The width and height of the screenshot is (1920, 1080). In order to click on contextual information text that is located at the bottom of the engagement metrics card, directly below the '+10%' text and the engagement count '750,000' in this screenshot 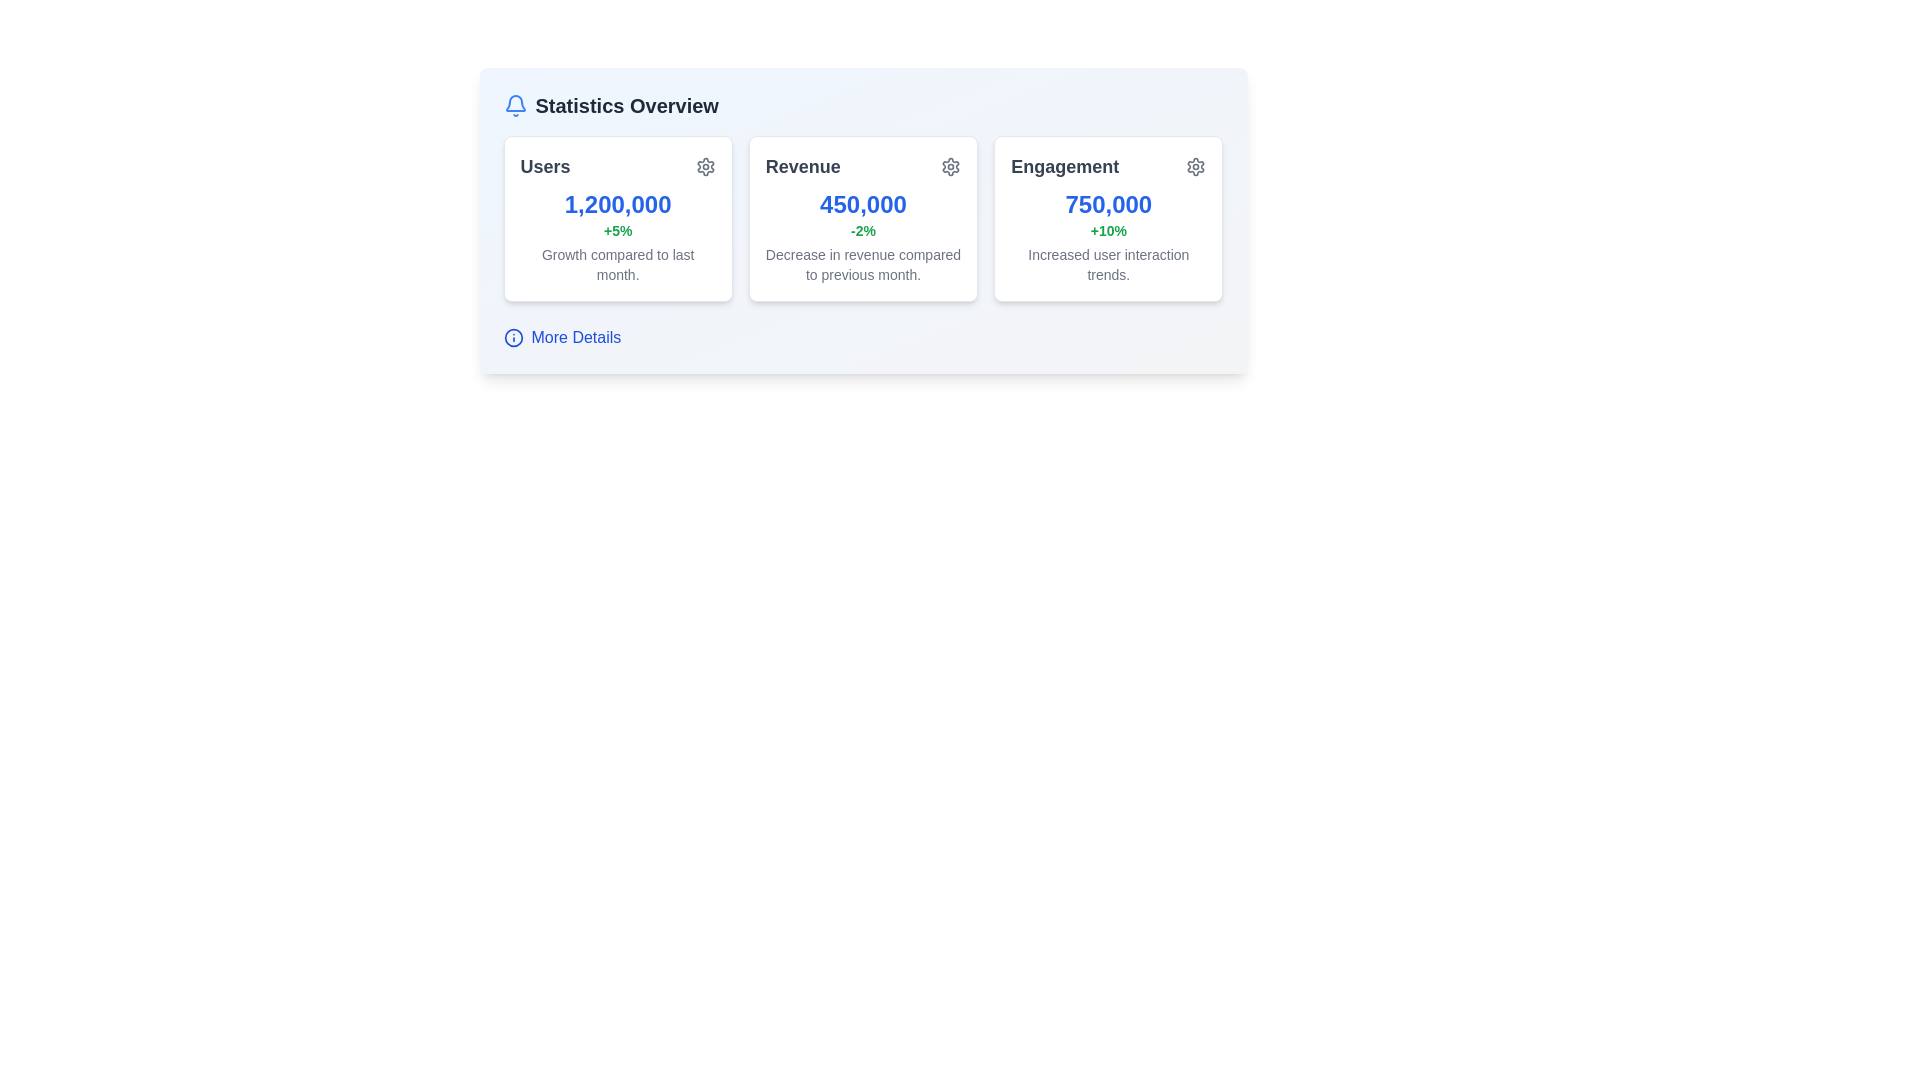, I will do `click(1107, 264)`.